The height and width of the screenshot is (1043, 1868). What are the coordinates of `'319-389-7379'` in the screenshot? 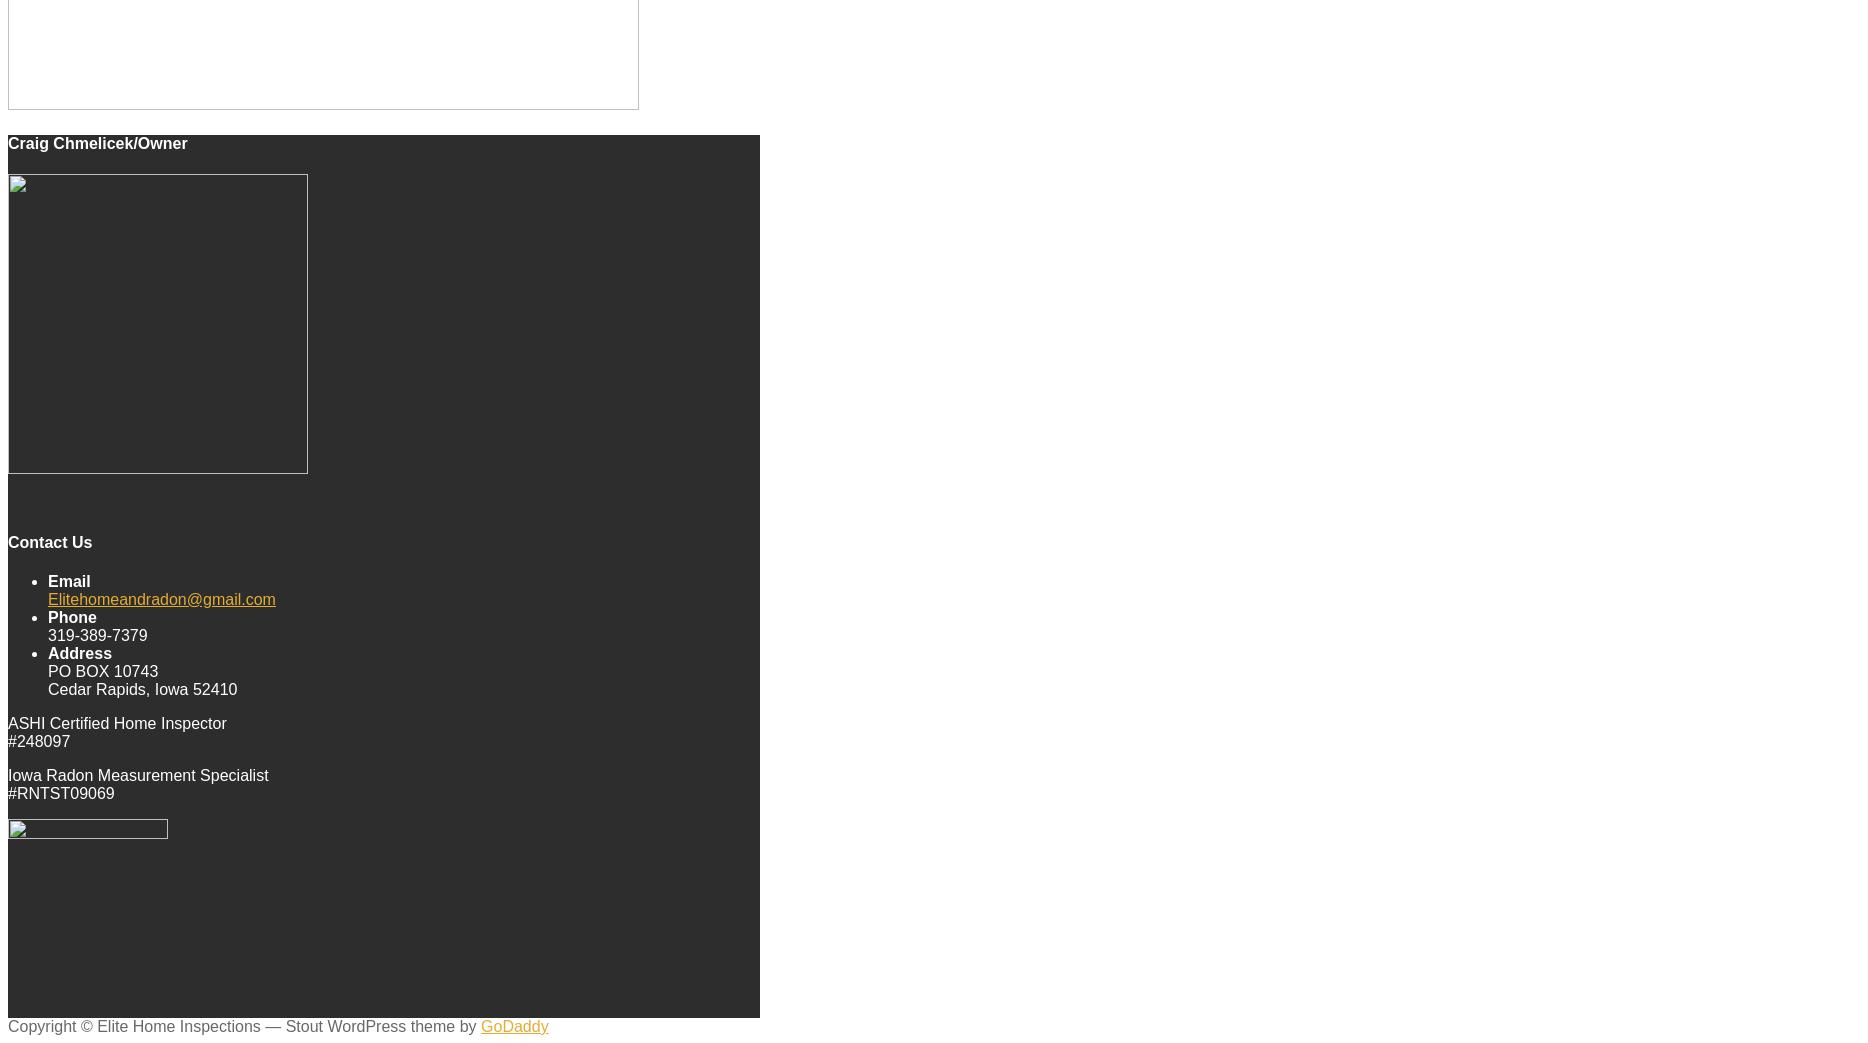 It's located at (97, 633).